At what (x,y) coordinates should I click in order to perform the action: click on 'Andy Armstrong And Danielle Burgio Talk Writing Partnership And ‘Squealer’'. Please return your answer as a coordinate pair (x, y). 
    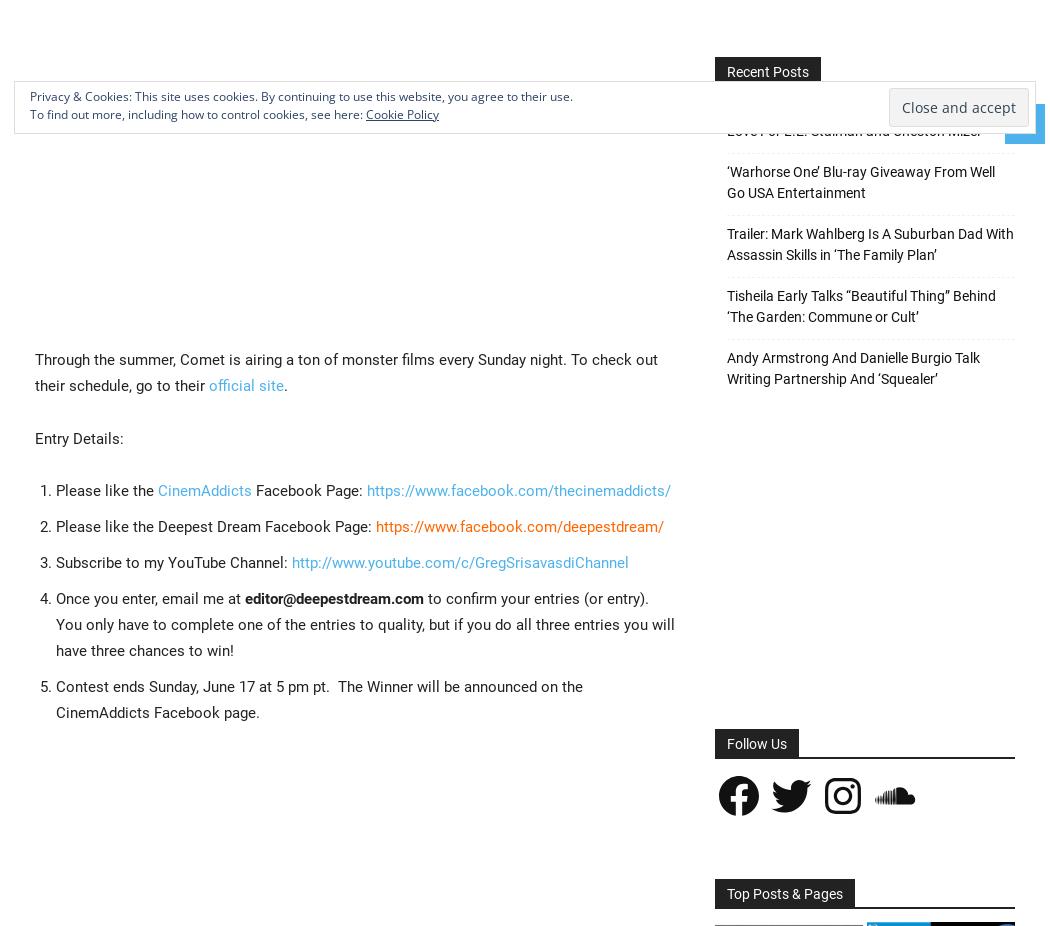
    Looking at the image, I should click on (853, 368).